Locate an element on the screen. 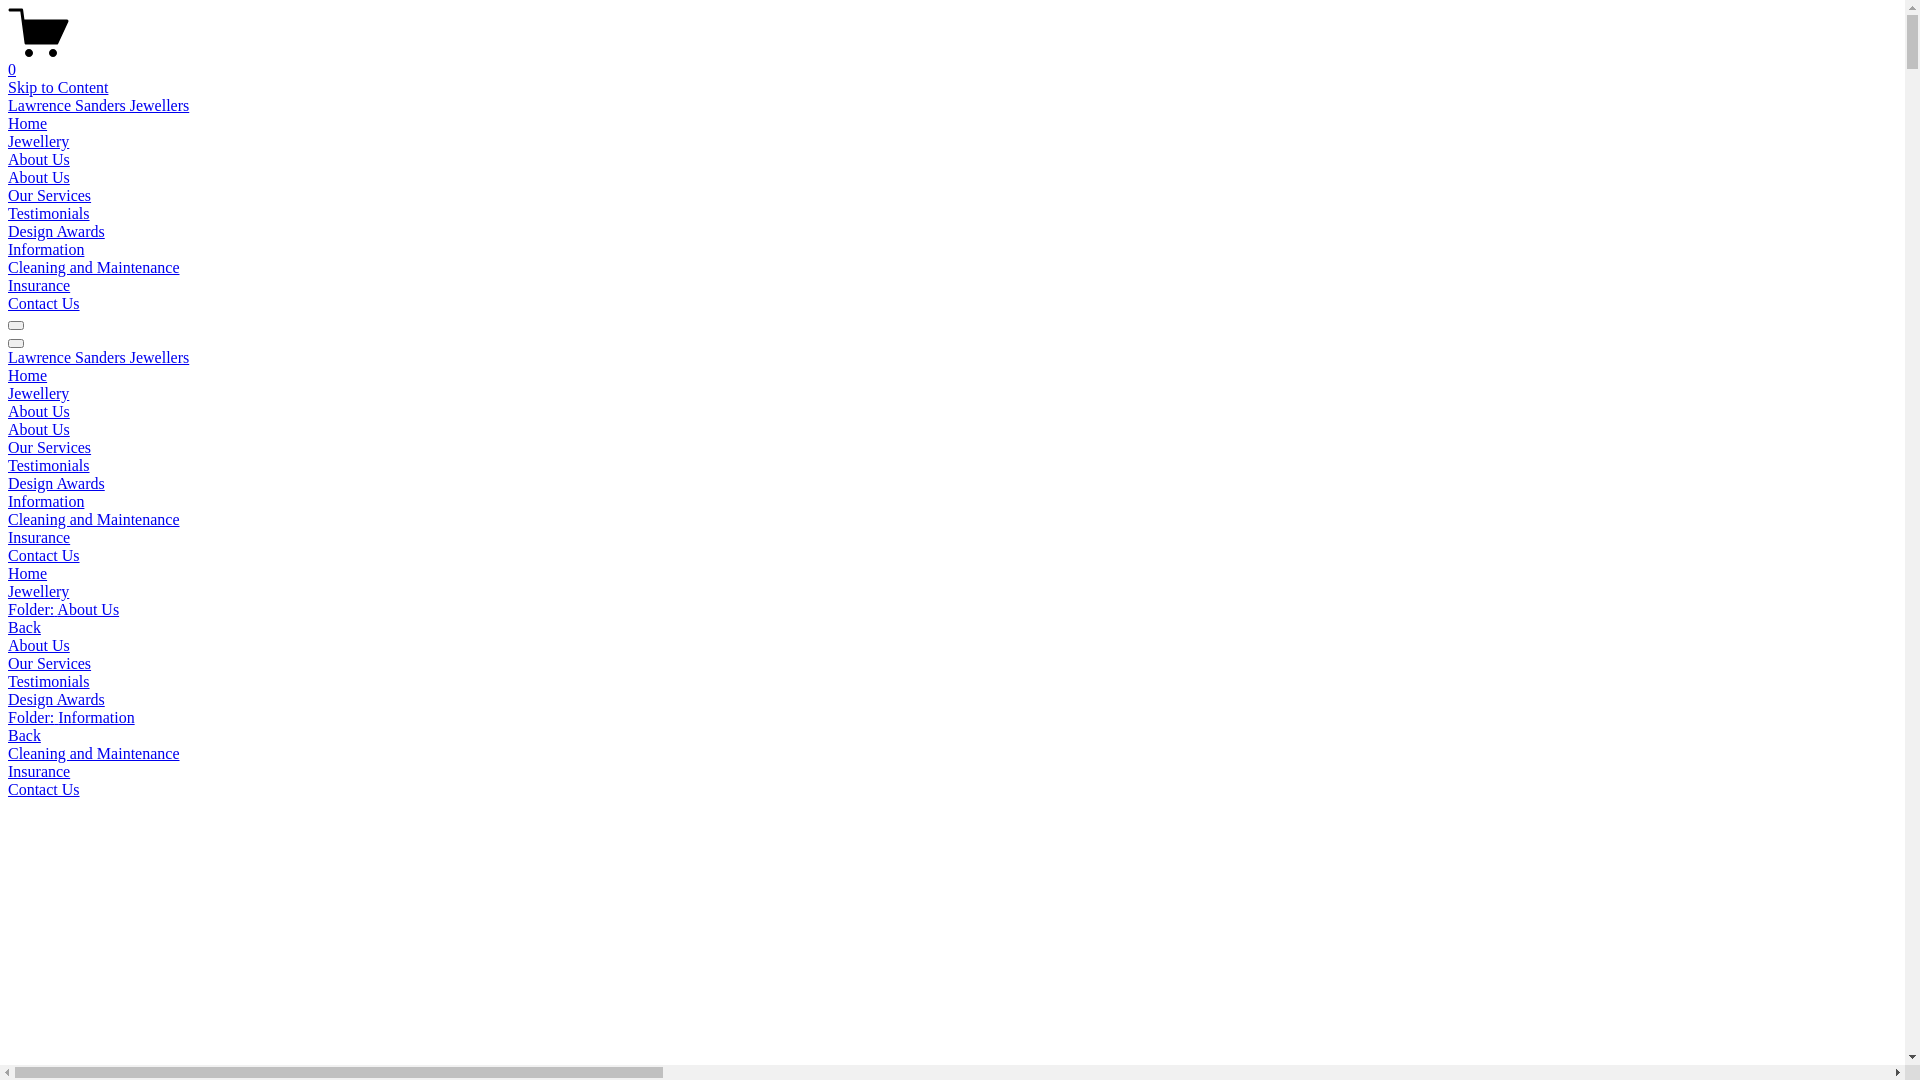 This screenshot has height=1080, width=1920. 'Cleaning and Maintenance' is located at coordinates (8, 518).